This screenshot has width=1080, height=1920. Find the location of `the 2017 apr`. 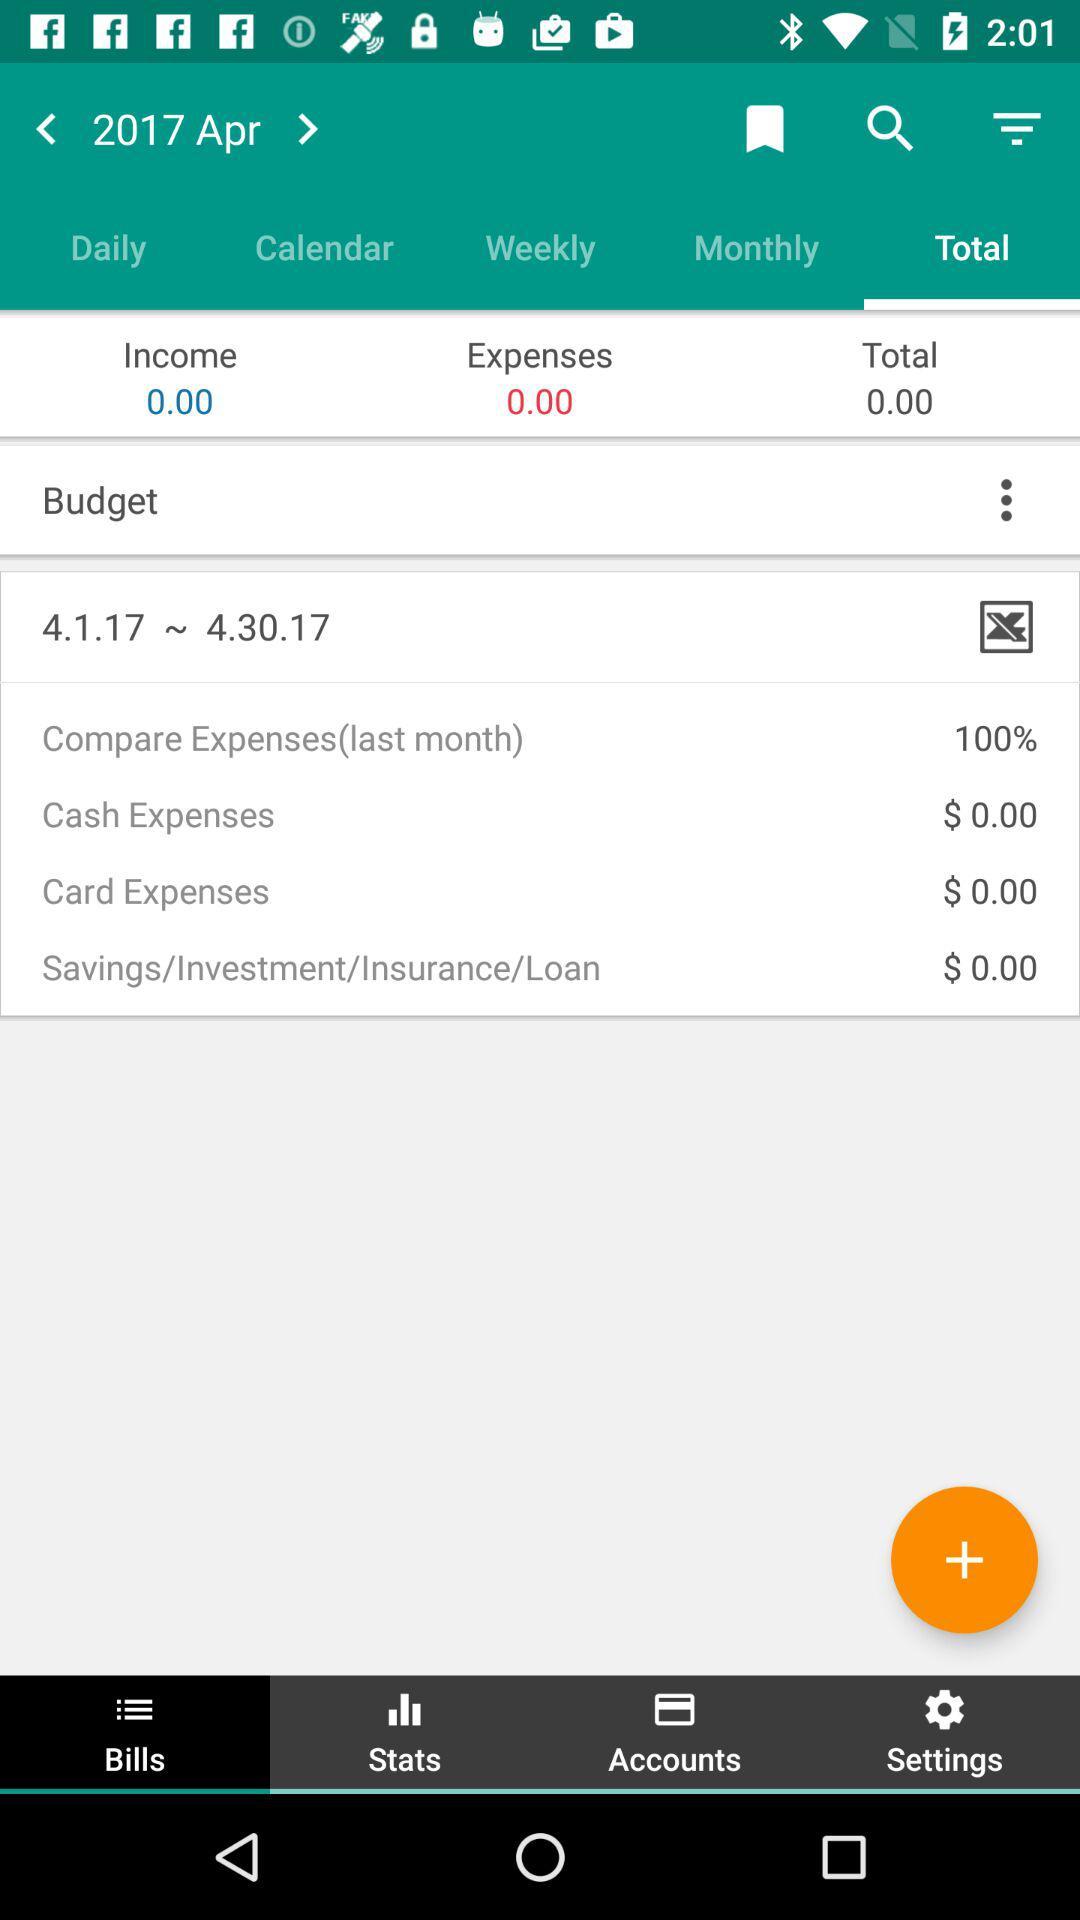

the 2017 apr is located at coordinates (175, 127).